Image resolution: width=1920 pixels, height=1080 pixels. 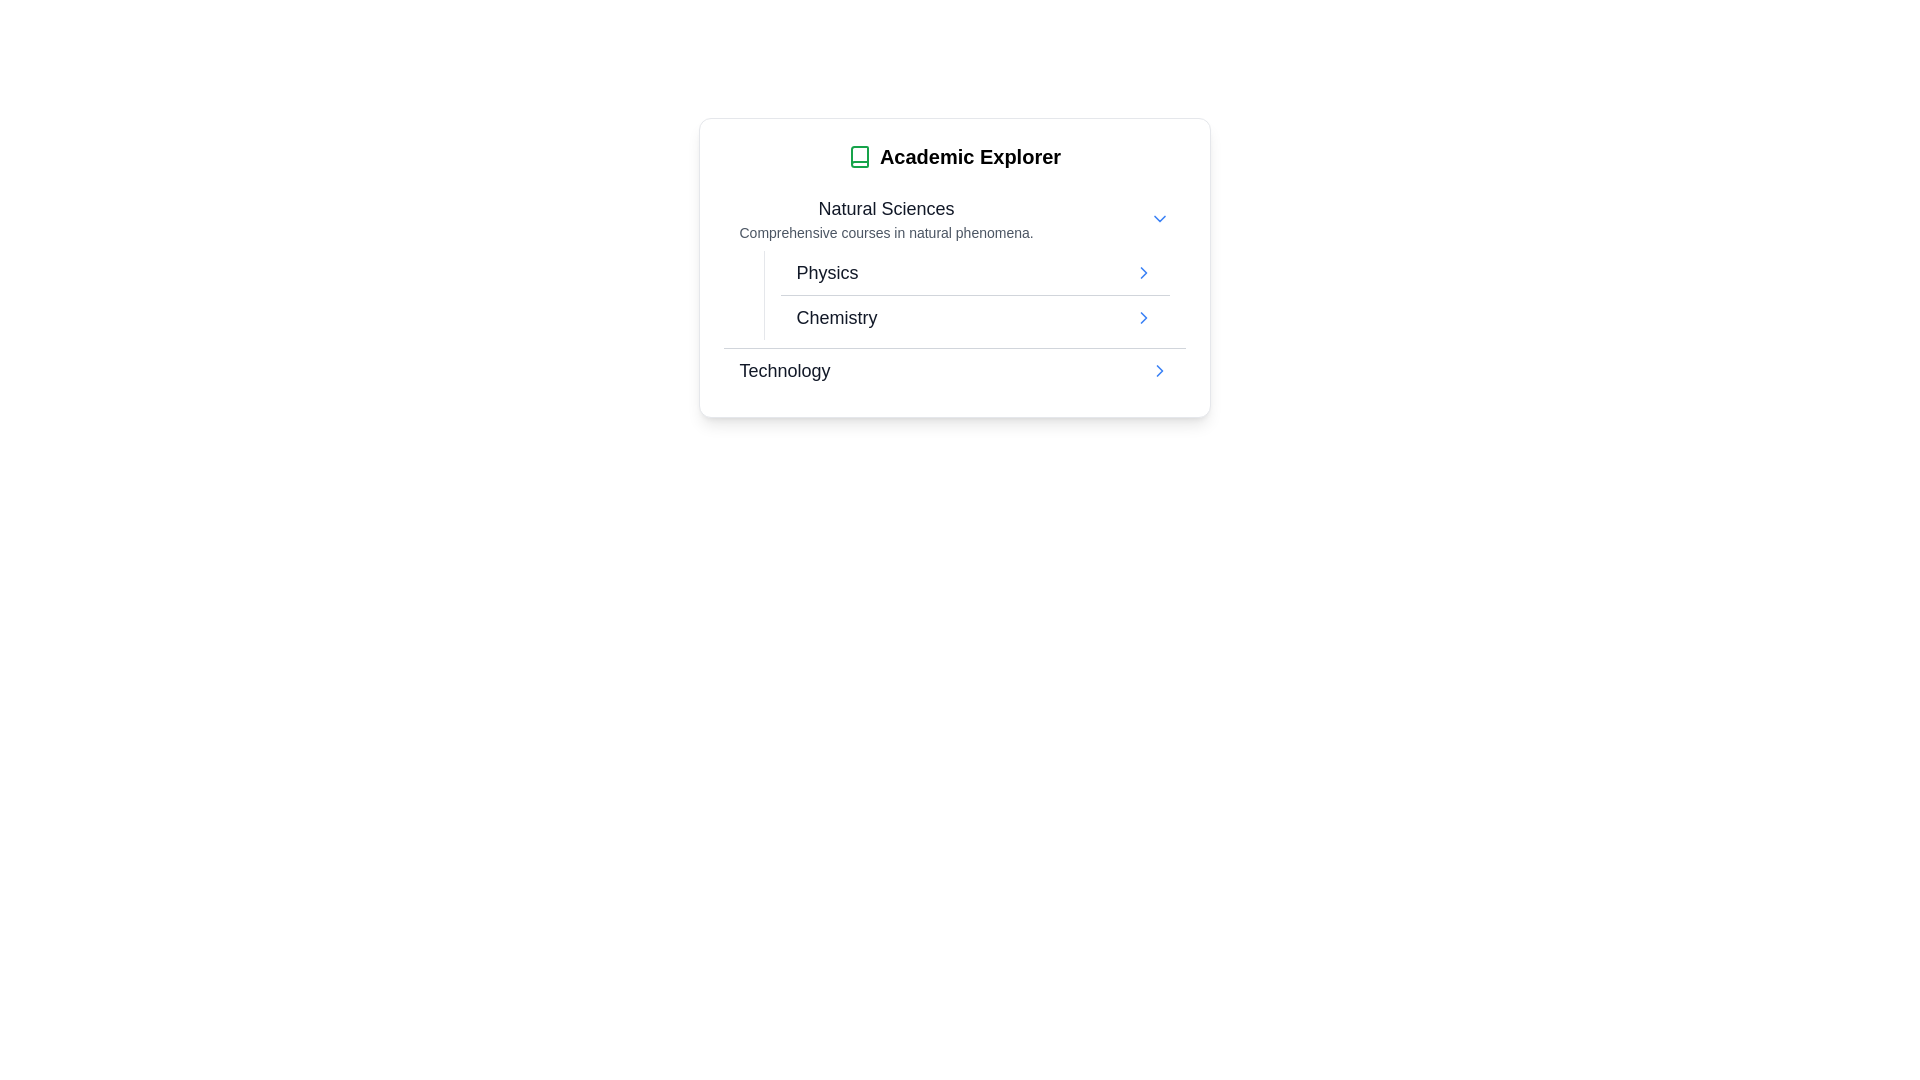 What do you see at coordinates (1143, 316) in the screenshot?
I see `the right-facing blue chevron icon next to the text 'Chemistry'` at bounding box center [1143, 316].